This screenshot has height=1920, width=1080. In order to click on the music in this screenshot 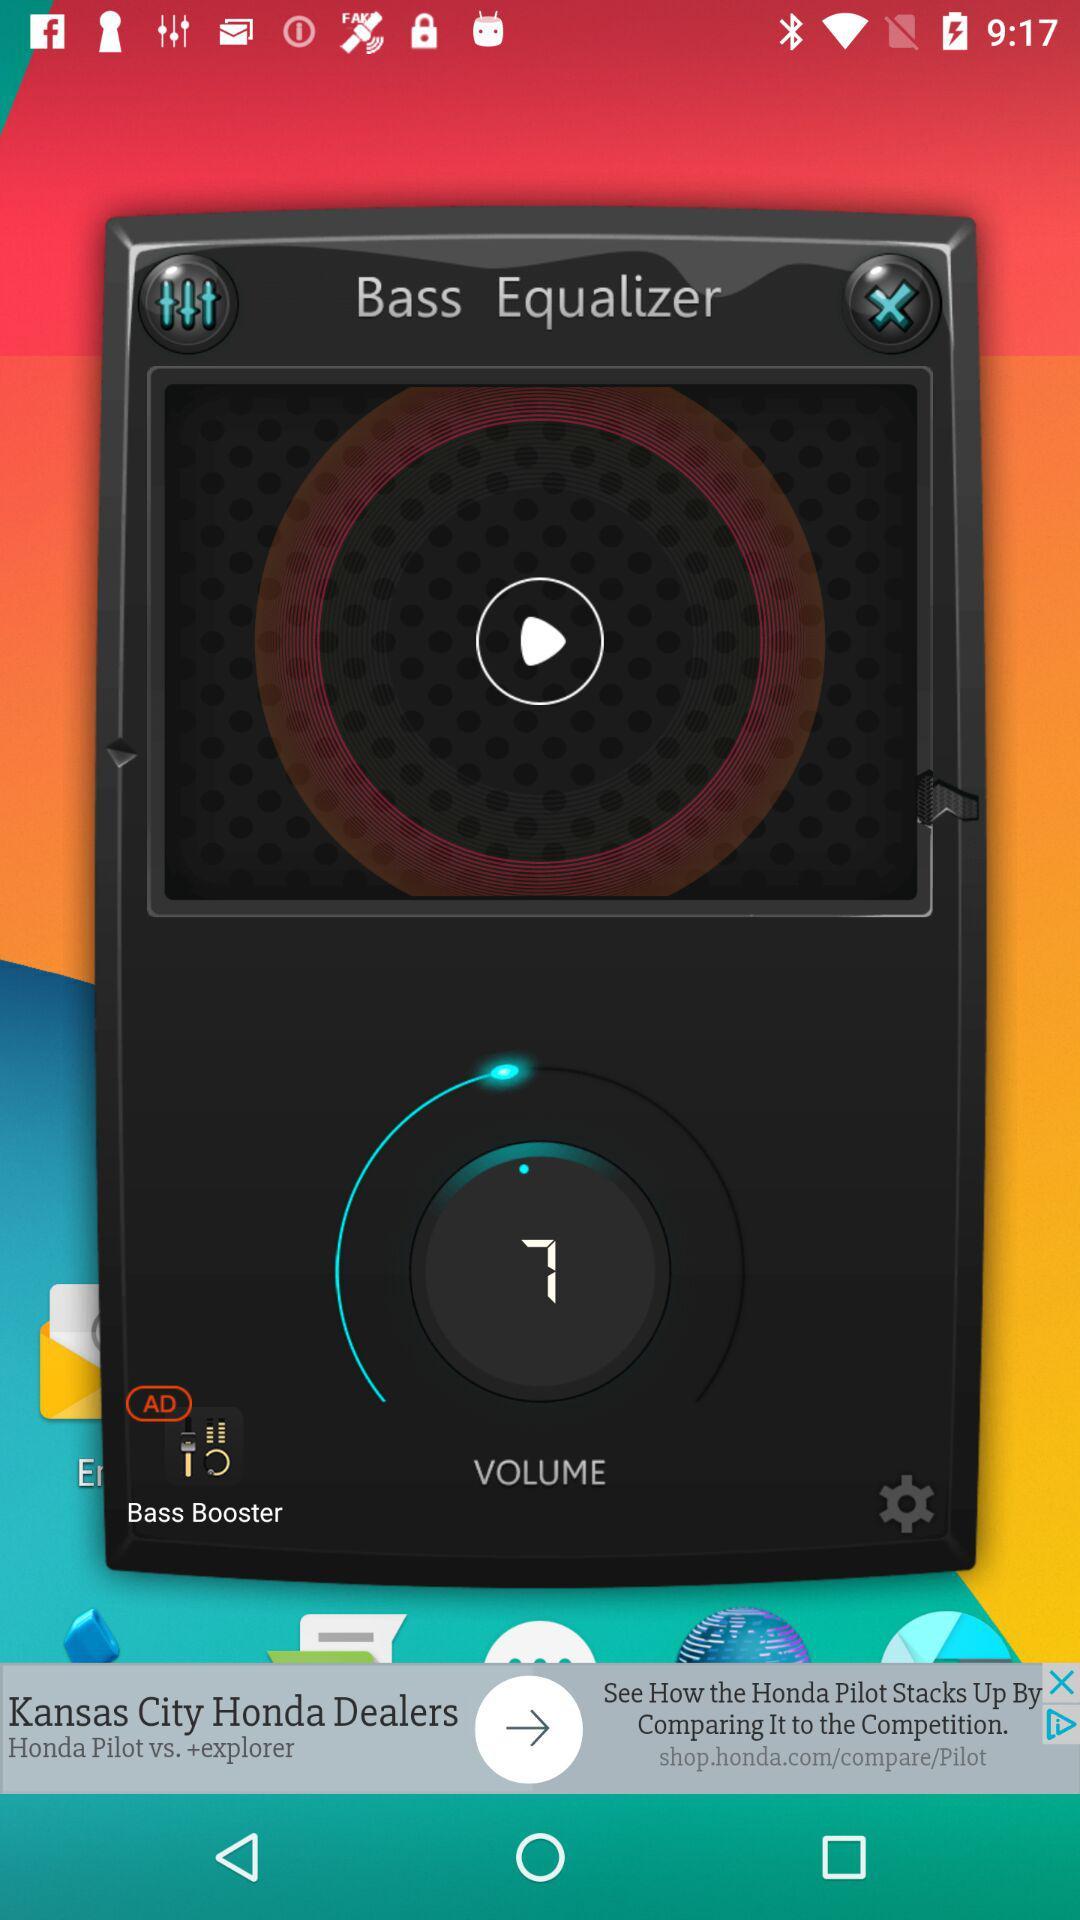, I will do `click(540, 641)`.